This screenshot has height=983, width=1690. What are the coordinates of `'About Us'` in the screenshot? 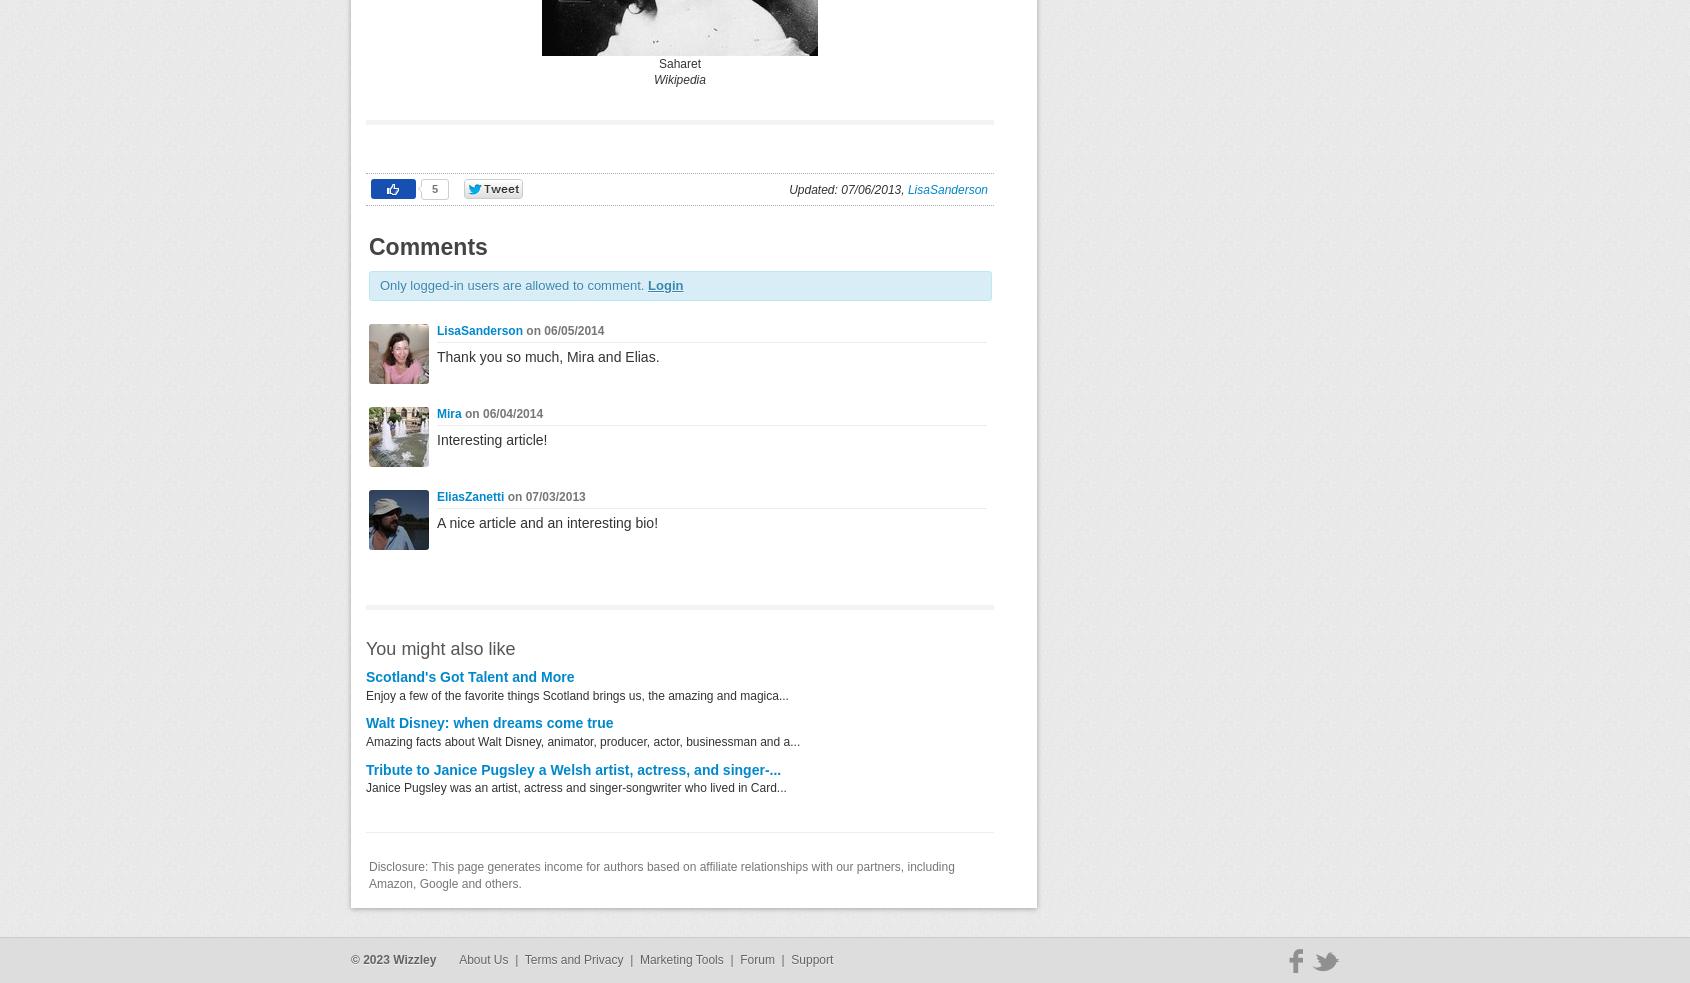 It's located at (483, 959).